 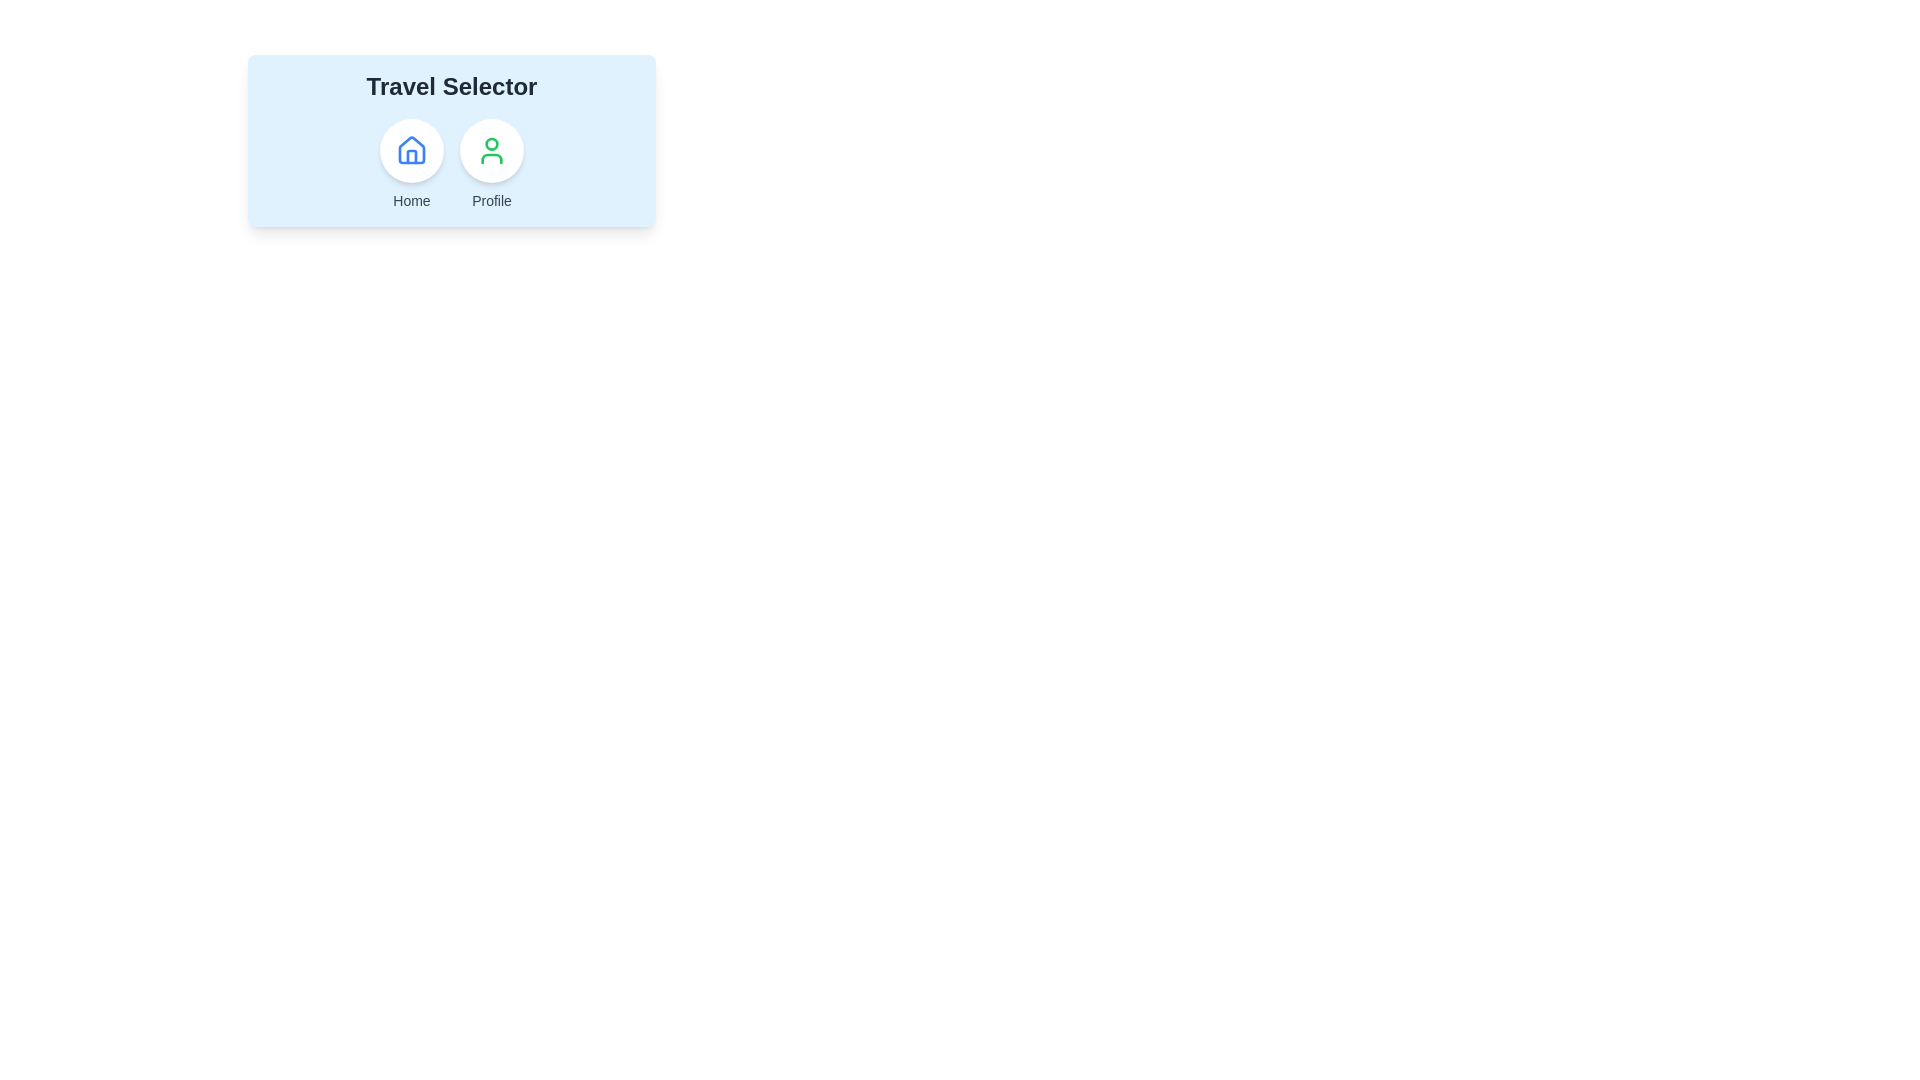 What do you see at coordinates (450, 164) in the screenshot?
I see `the 'Profile' group in the navigation panel located beneath the title 'Travel Selector'` at bounding box center [450, 164].